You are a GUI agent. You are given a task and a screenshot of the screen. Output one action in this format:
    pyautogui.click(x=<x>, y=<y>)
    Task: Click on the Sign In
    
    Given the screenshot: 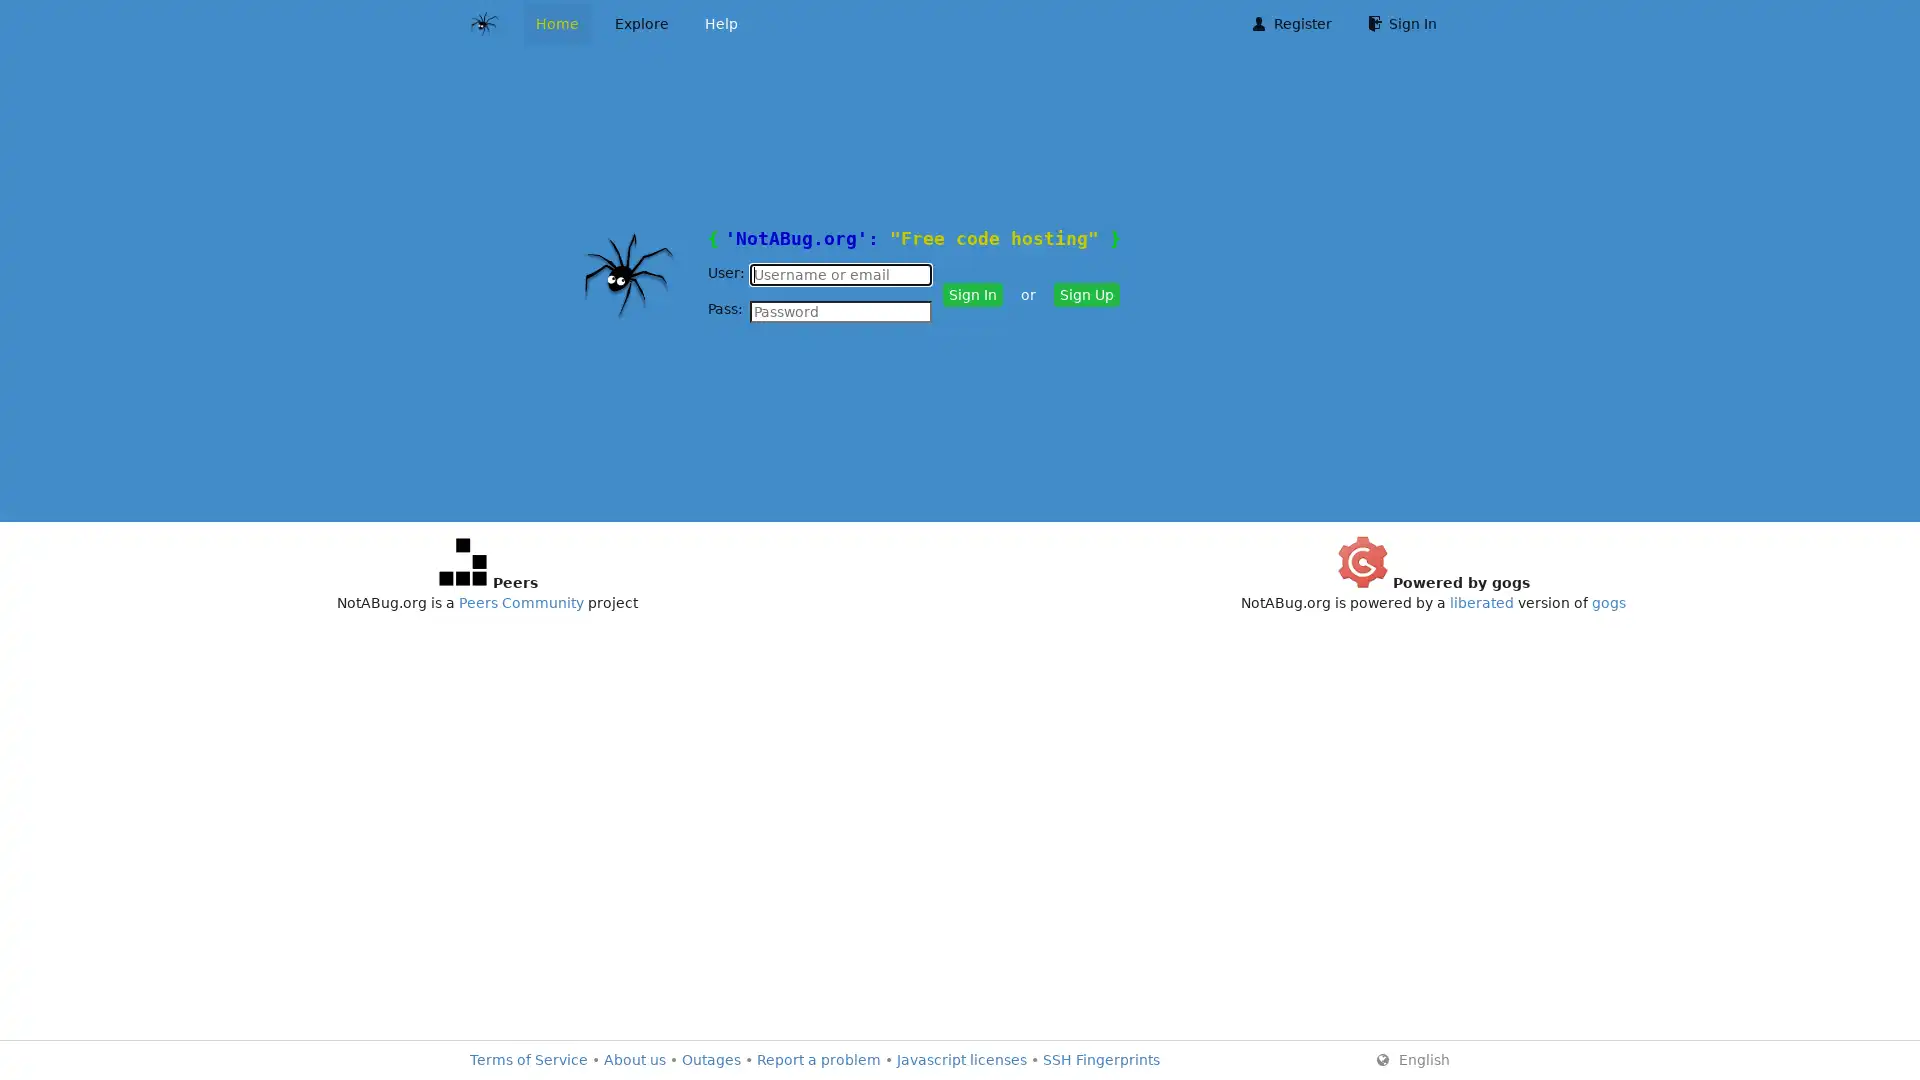 What is the action you would take?
    pyautogui.click(x=973, y=293)
    